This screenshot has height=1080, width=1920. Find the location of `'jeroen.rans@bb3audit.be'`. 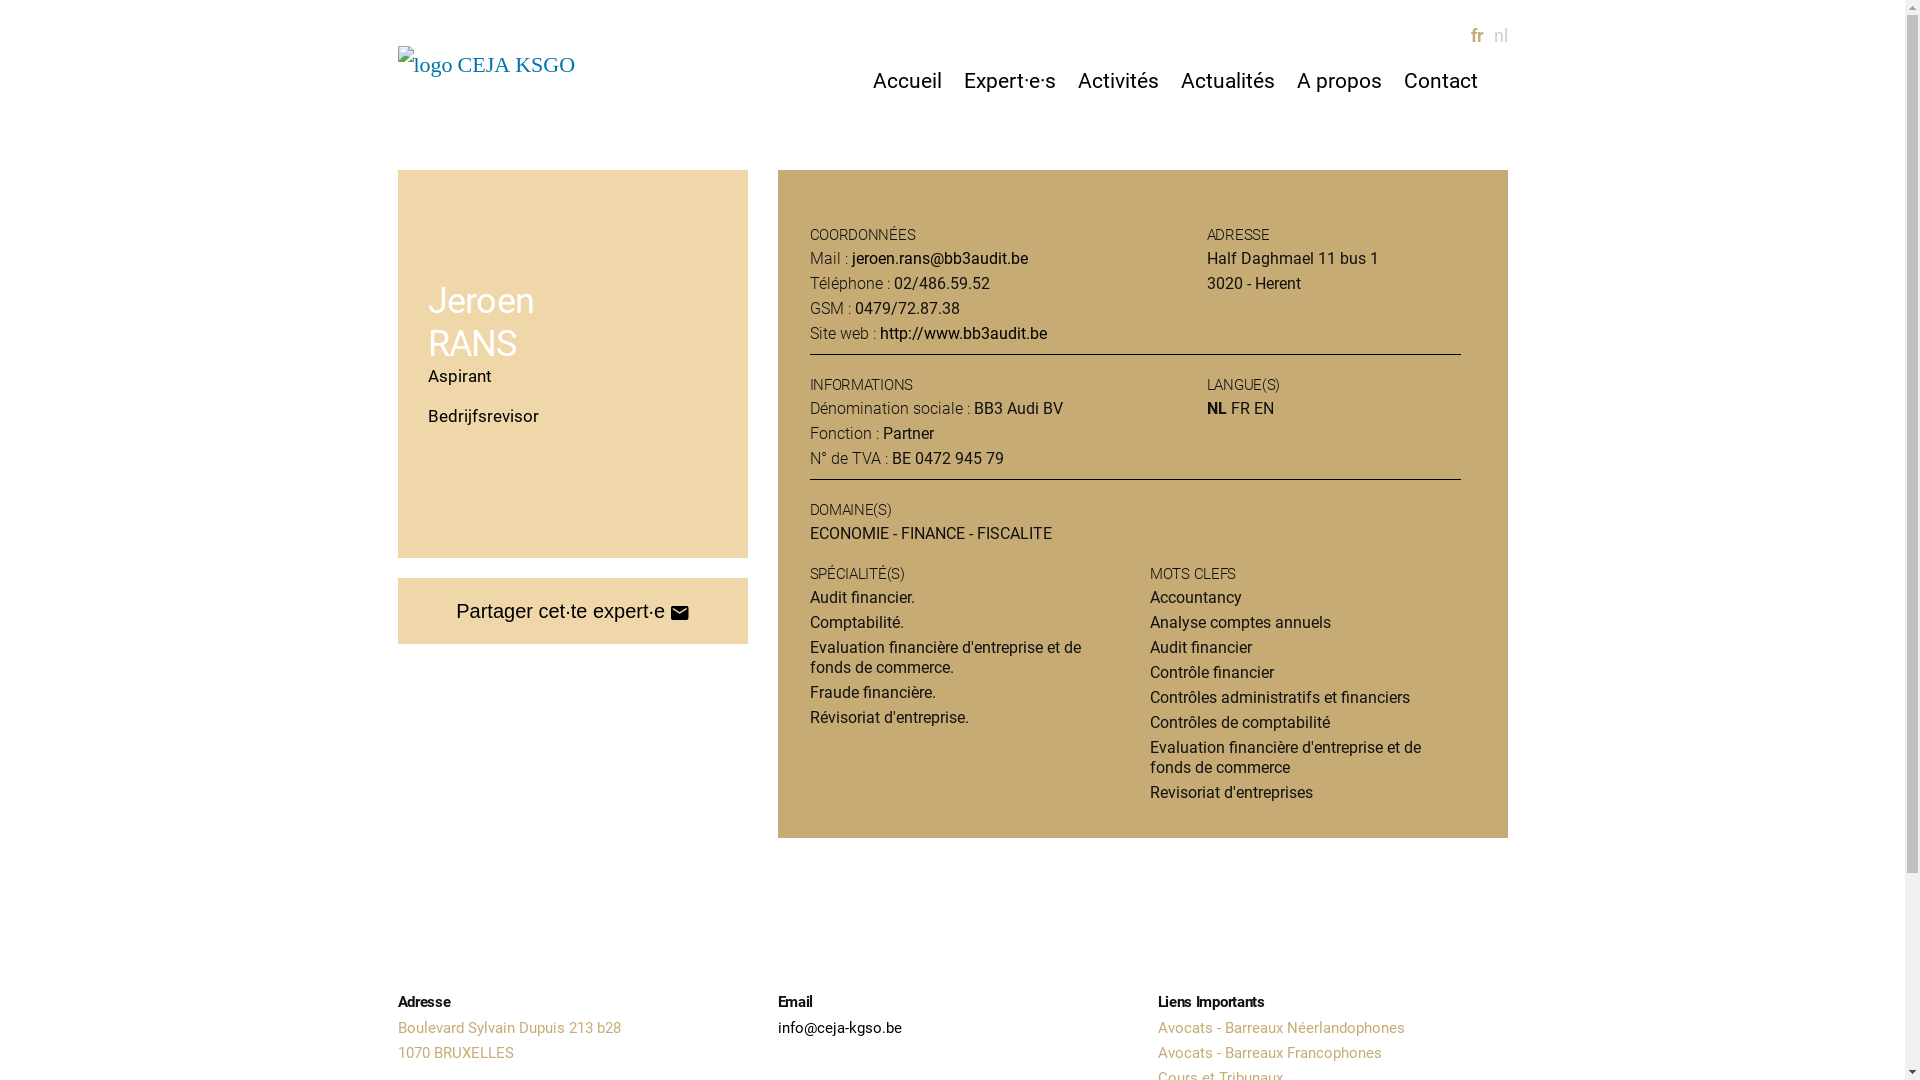

'jeroen.rans@bb3audit.be' is located at coordinates (939, 257).